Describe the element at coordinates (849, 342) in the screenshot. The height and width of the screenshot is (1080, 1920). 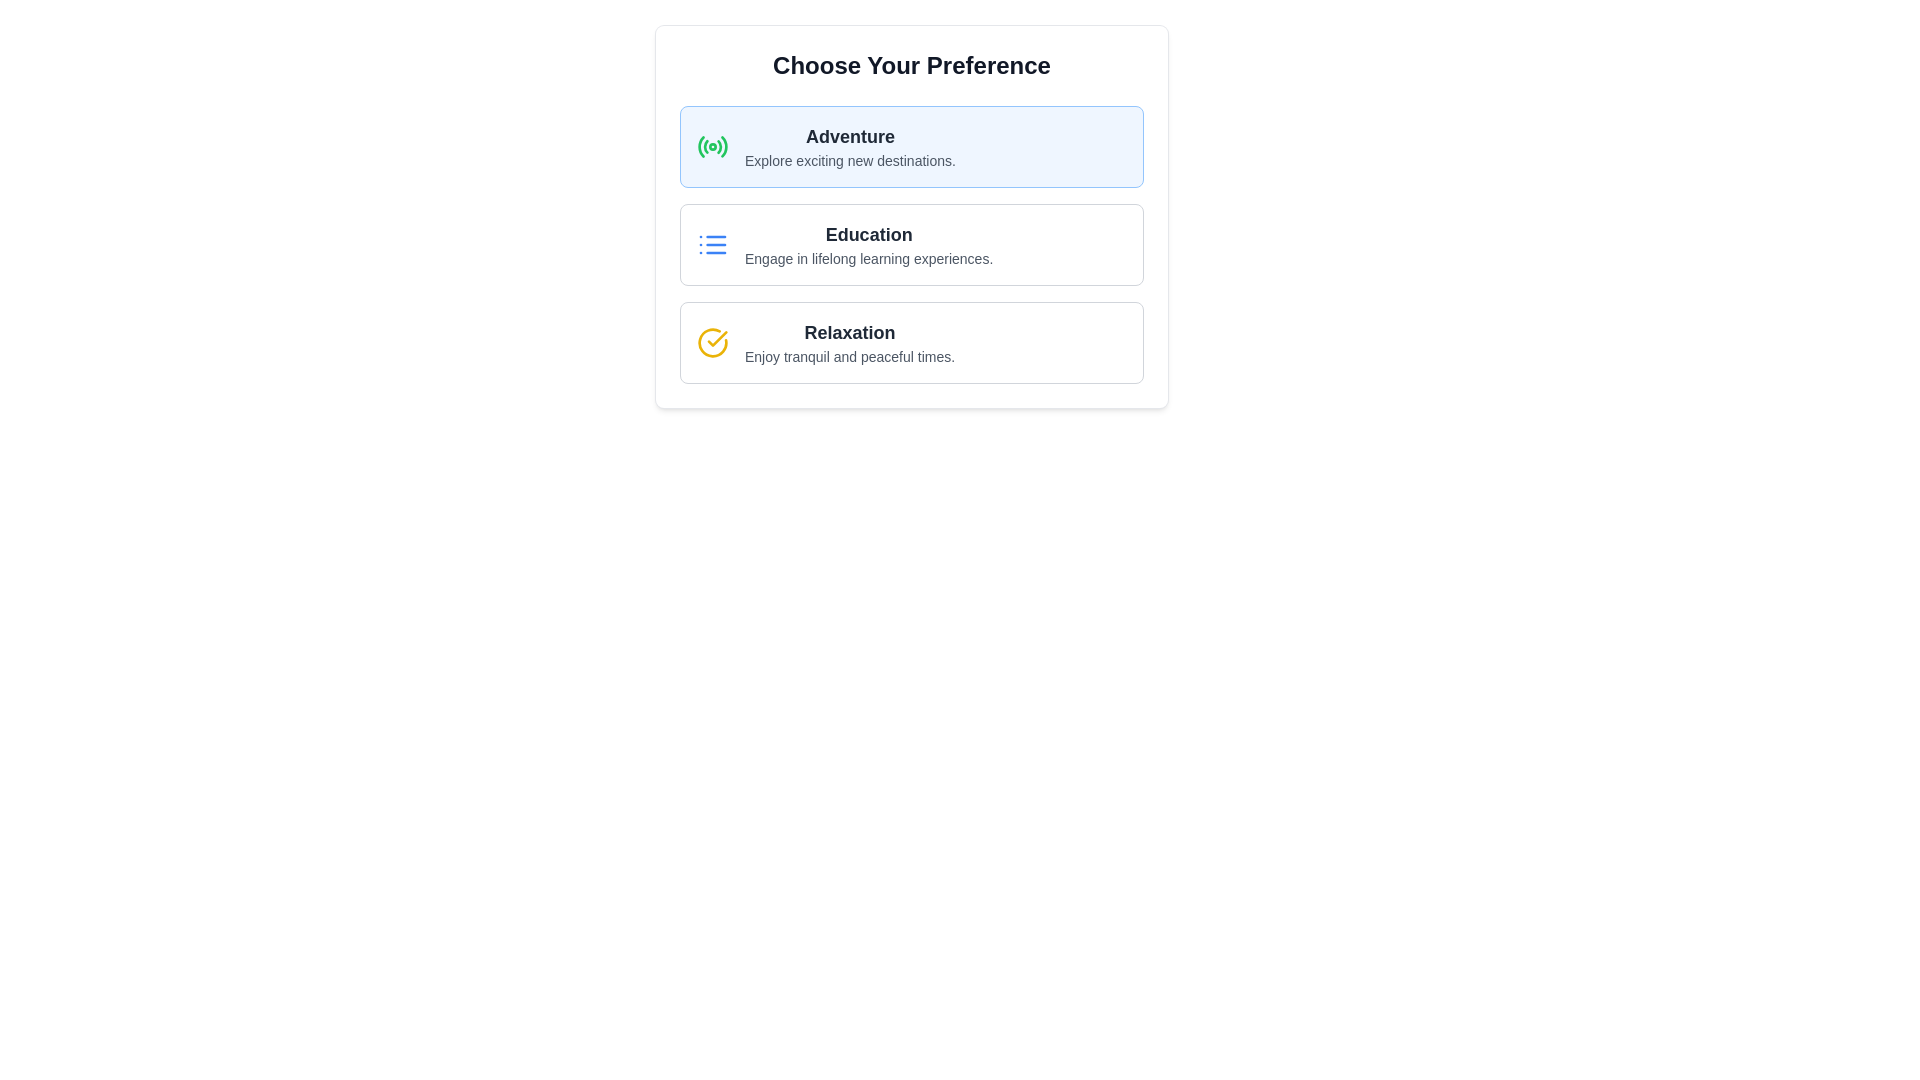
I see `the text display element labeled 'Relaxation'` at that location.